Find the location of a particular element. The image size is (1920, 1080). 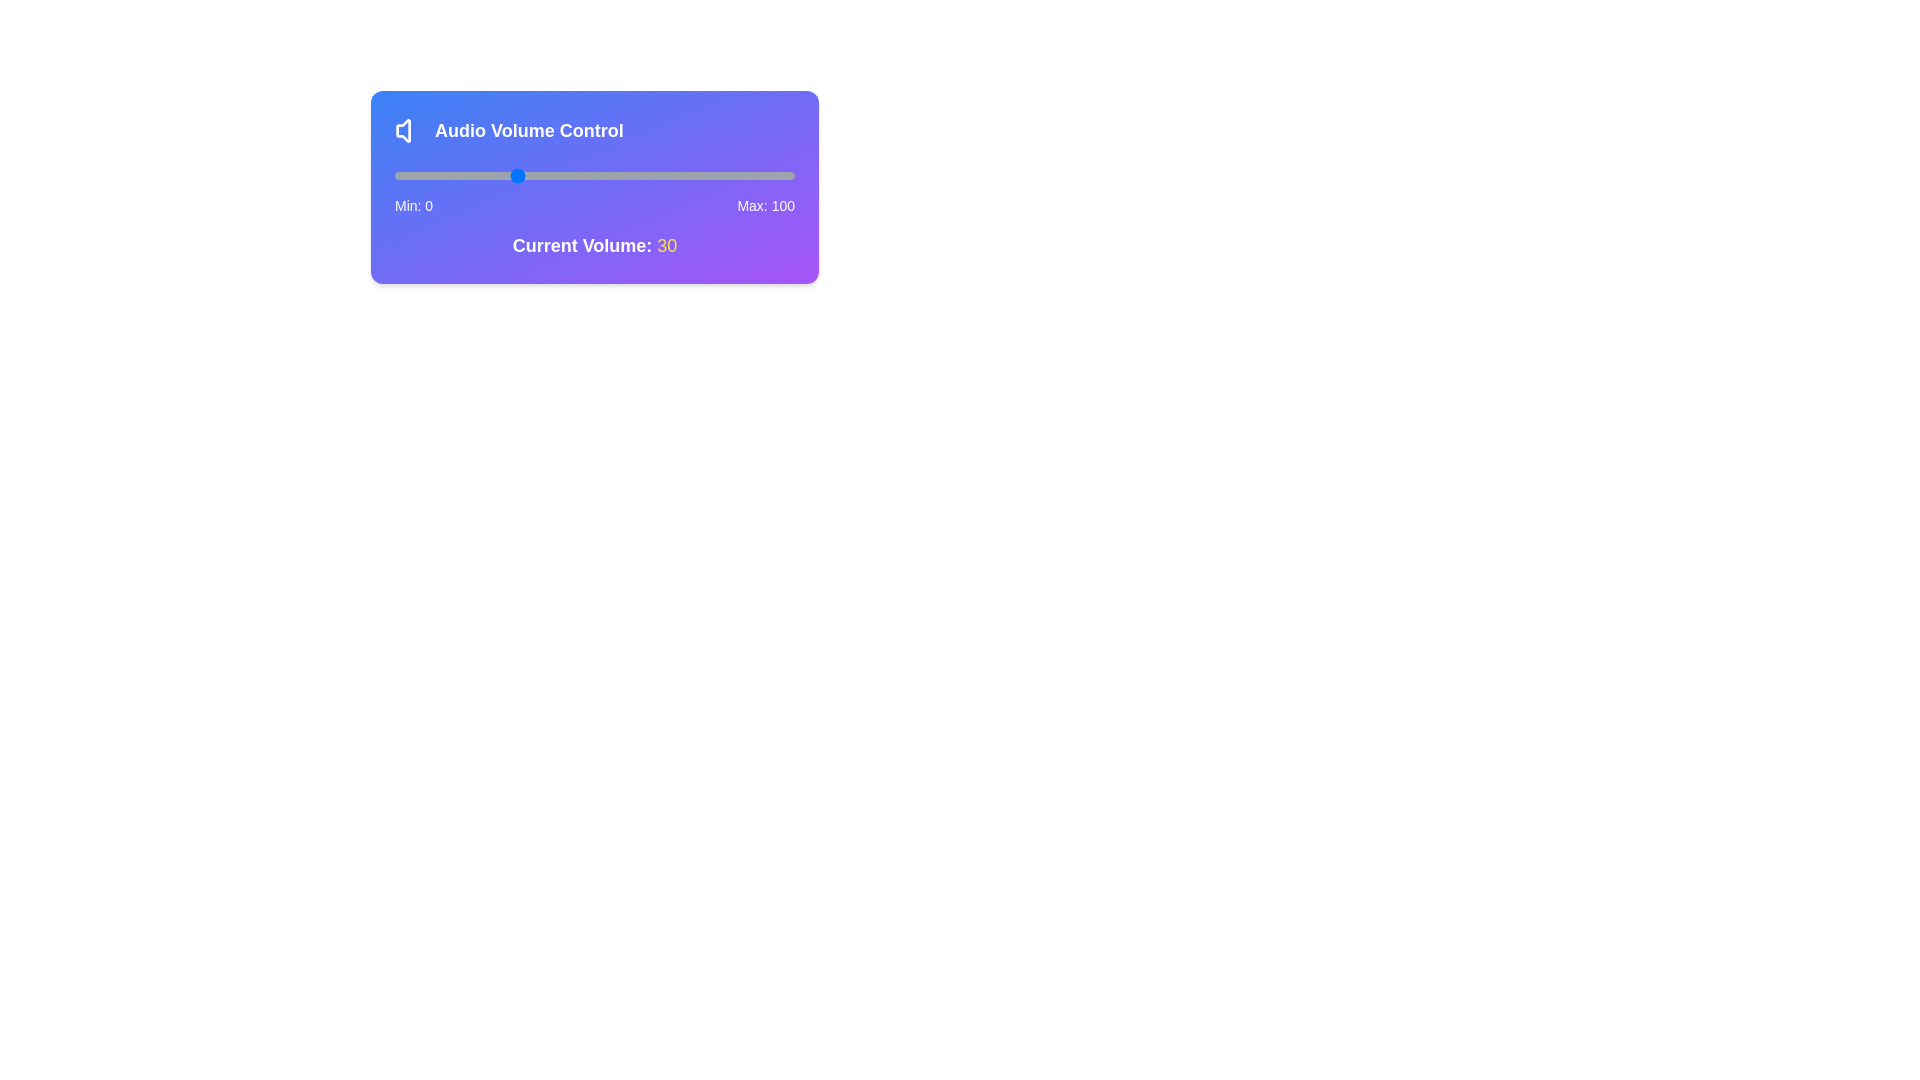

the slider to set the volume to 10 is located at coordinates (434, 175).